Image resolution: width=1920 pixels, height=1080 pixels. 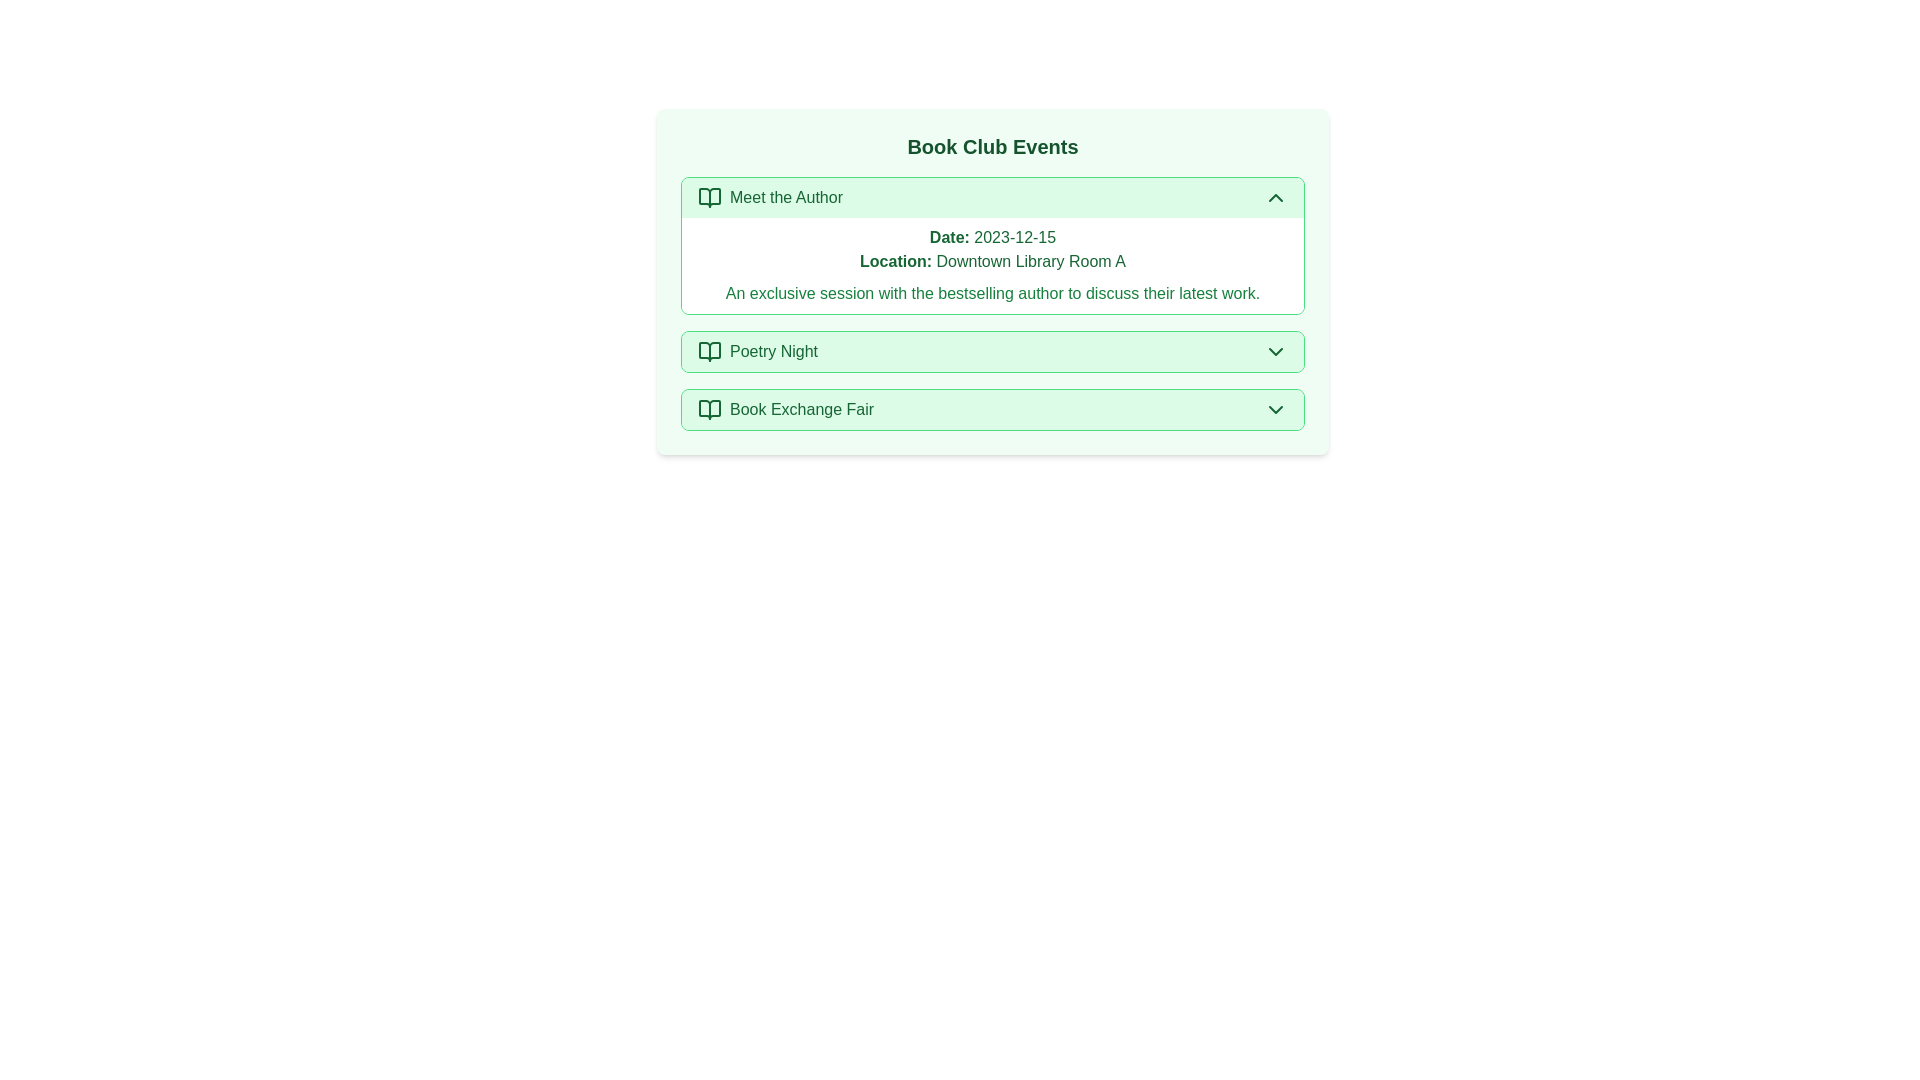 What do you see at coordinates (757, 350) in the screenshot?
I see `the 'Poetry Night' text label with an open book icon to associate the icon with the event title` at bounding box center [757, 350].